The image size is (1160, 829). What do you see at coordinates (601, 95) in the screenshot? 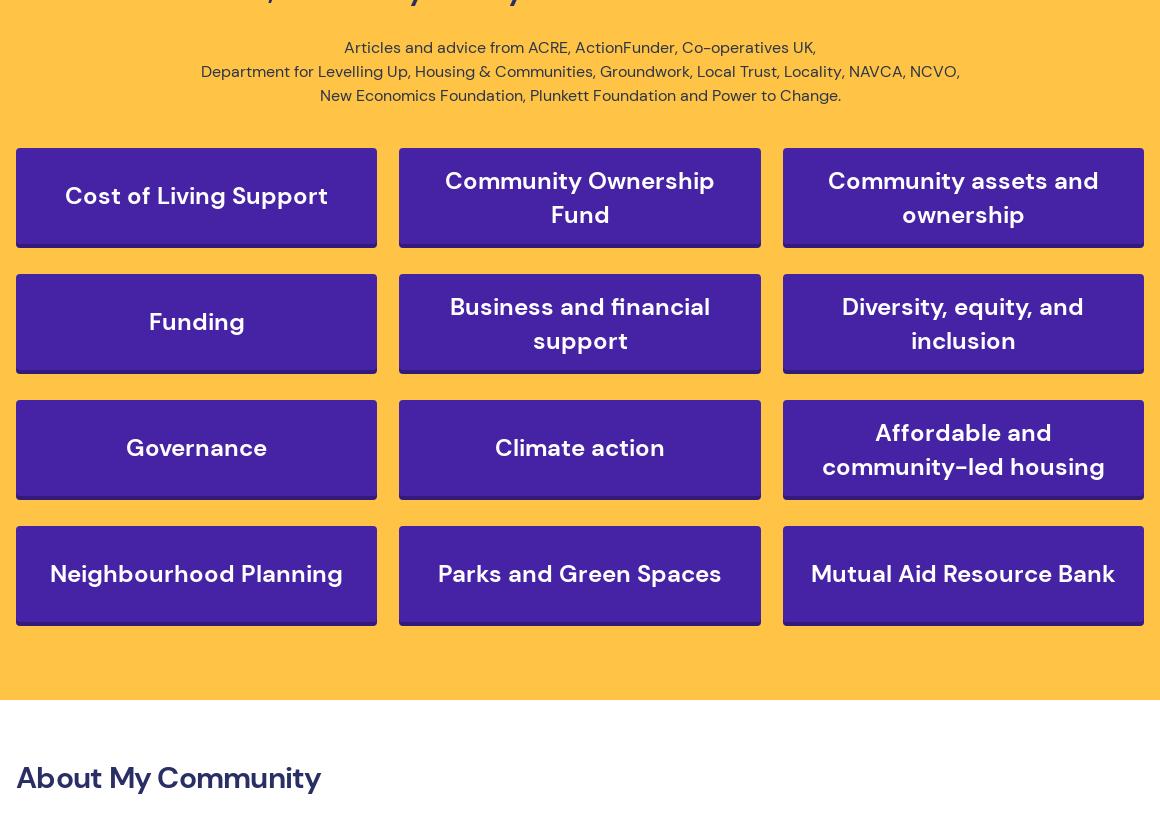
I see `'Plunkett Foundation'` at bounding box center [601, 95].